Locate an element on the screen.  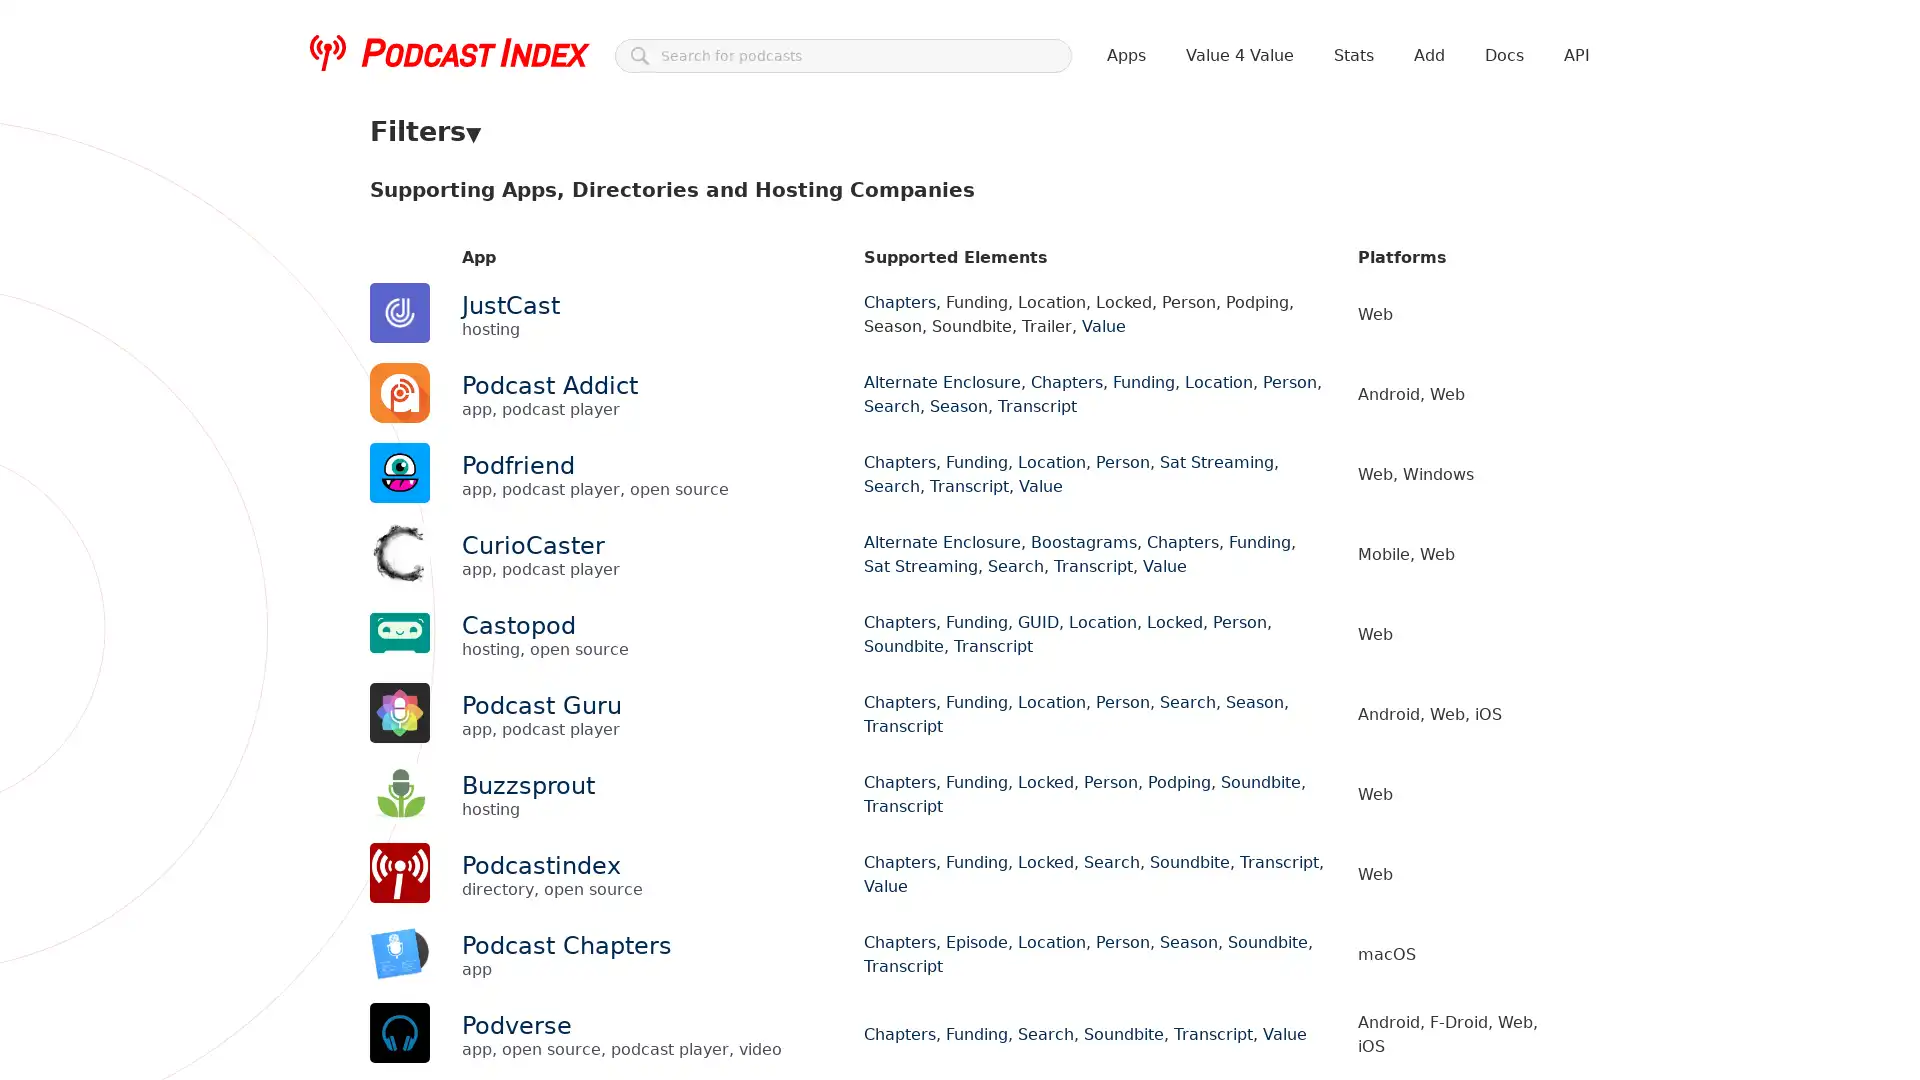
Social Links is located at coordinates (1498, 193).